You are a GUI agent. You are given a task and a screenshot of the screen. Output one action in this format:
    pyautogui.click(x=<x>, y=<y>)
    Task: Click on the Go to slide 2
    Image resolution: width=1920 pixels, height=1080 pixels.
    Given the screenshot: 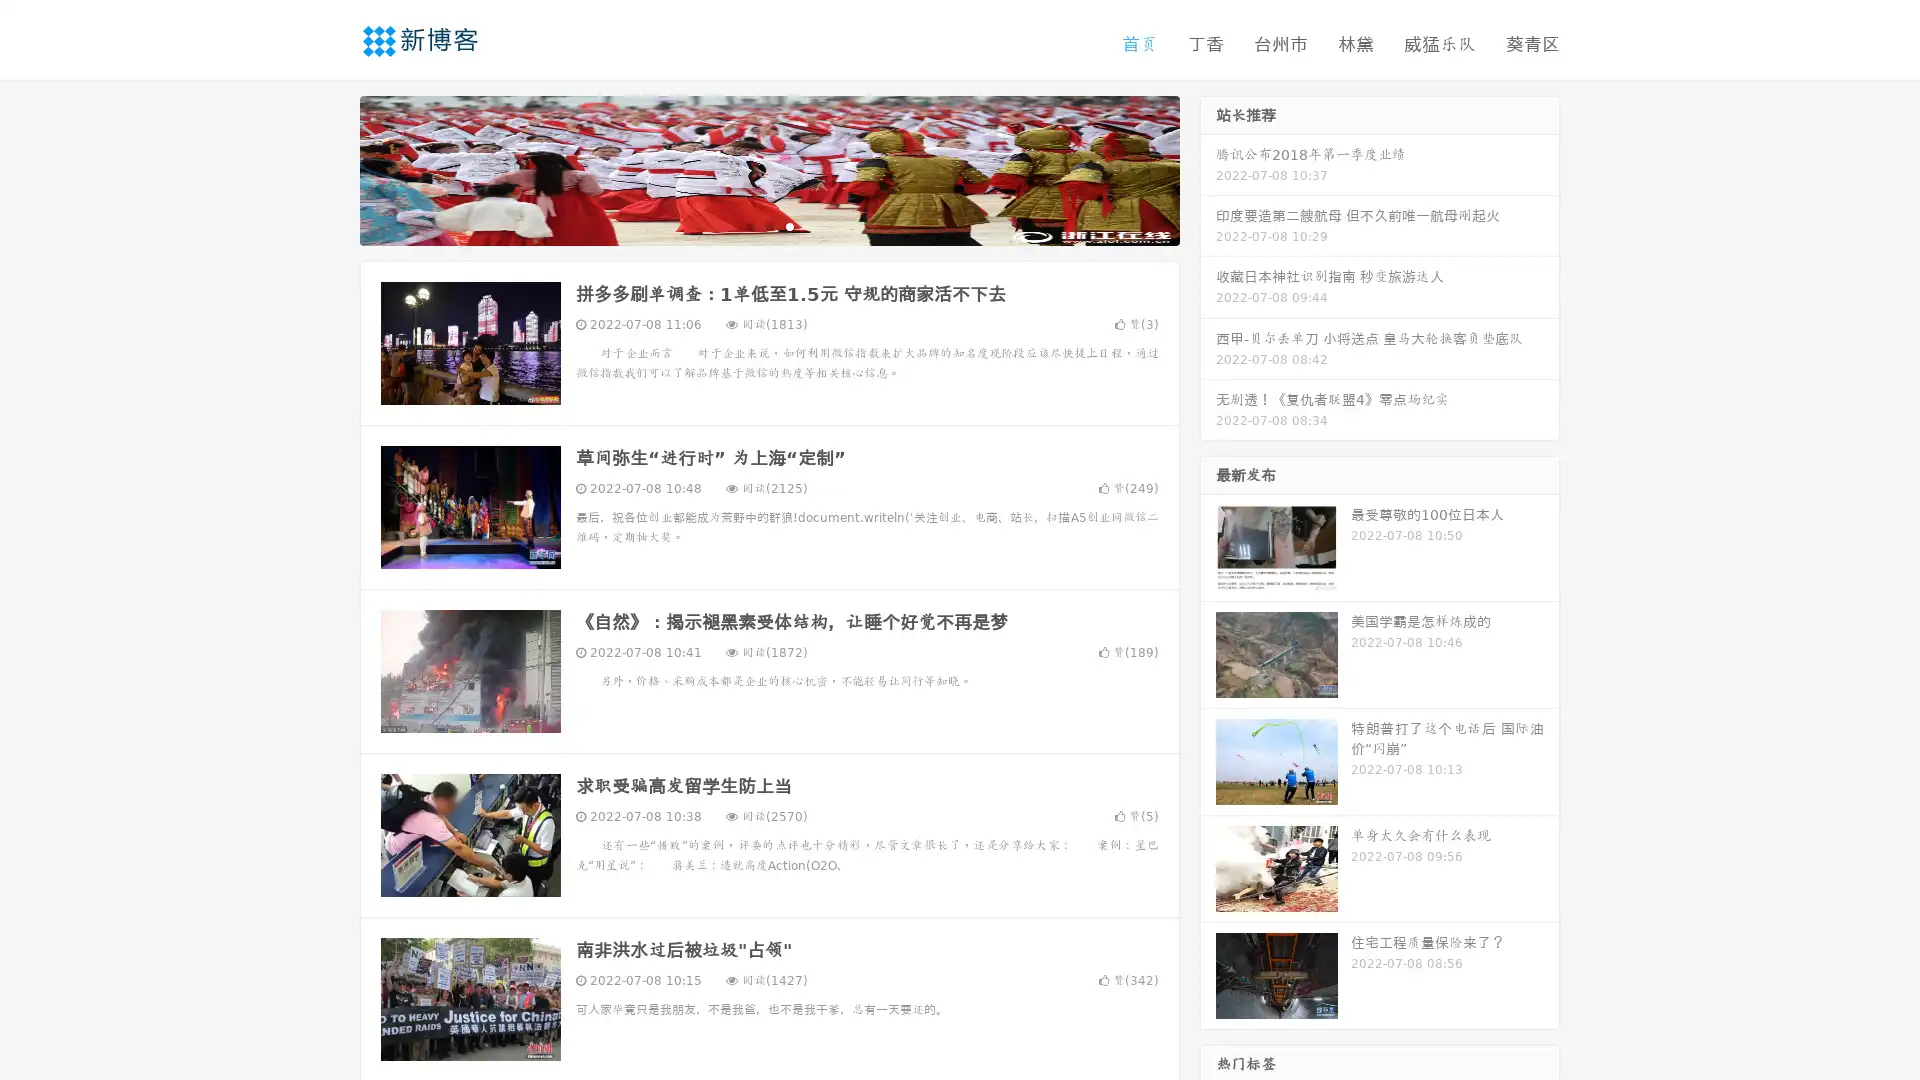 What is the action you would take?
    pyautogui.click(x=768, y=225)
    